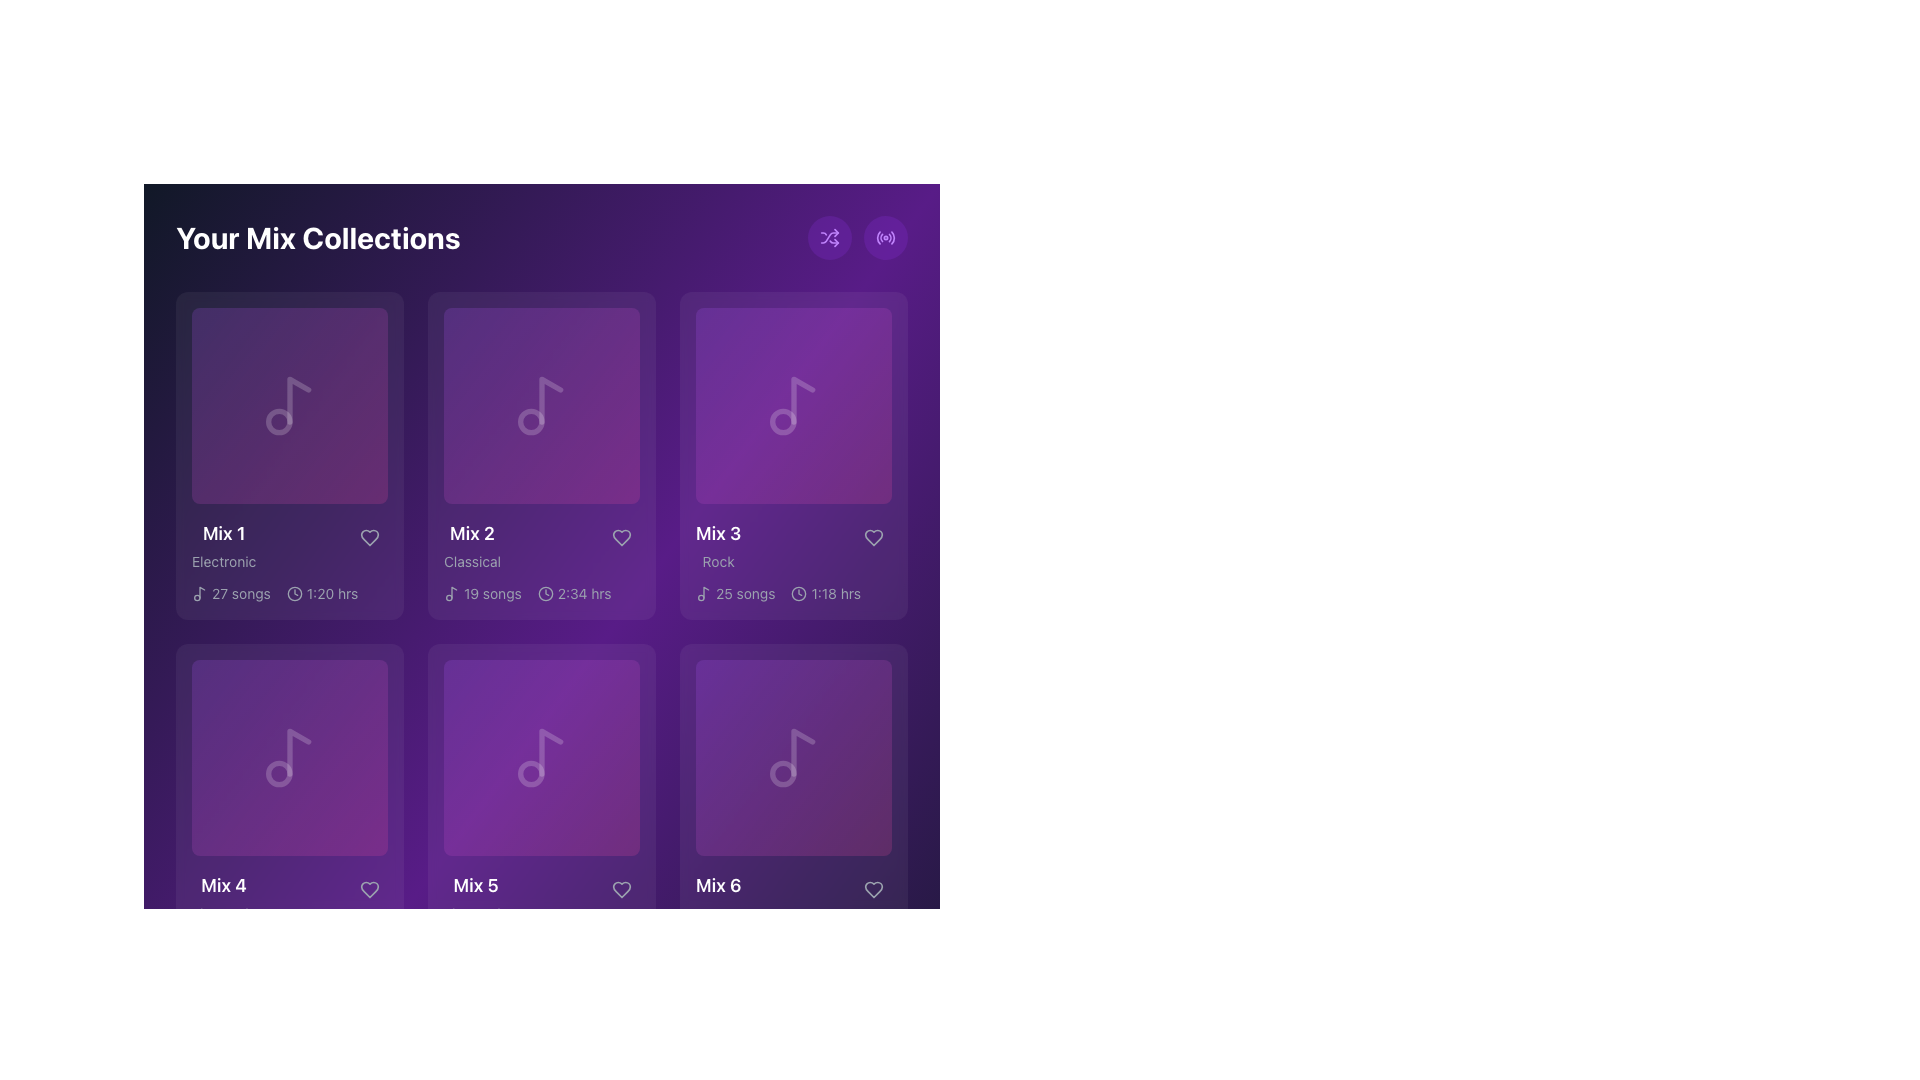 Image resolution: width=1920 pixels, height=1080 pixels. What do you see at coordinates (792, 405) in the screenshot?
I see `the decorative music collection icon located centrally within the 'Mix 3' box, which is layered above a purple background` at bounding box center [792, 405].